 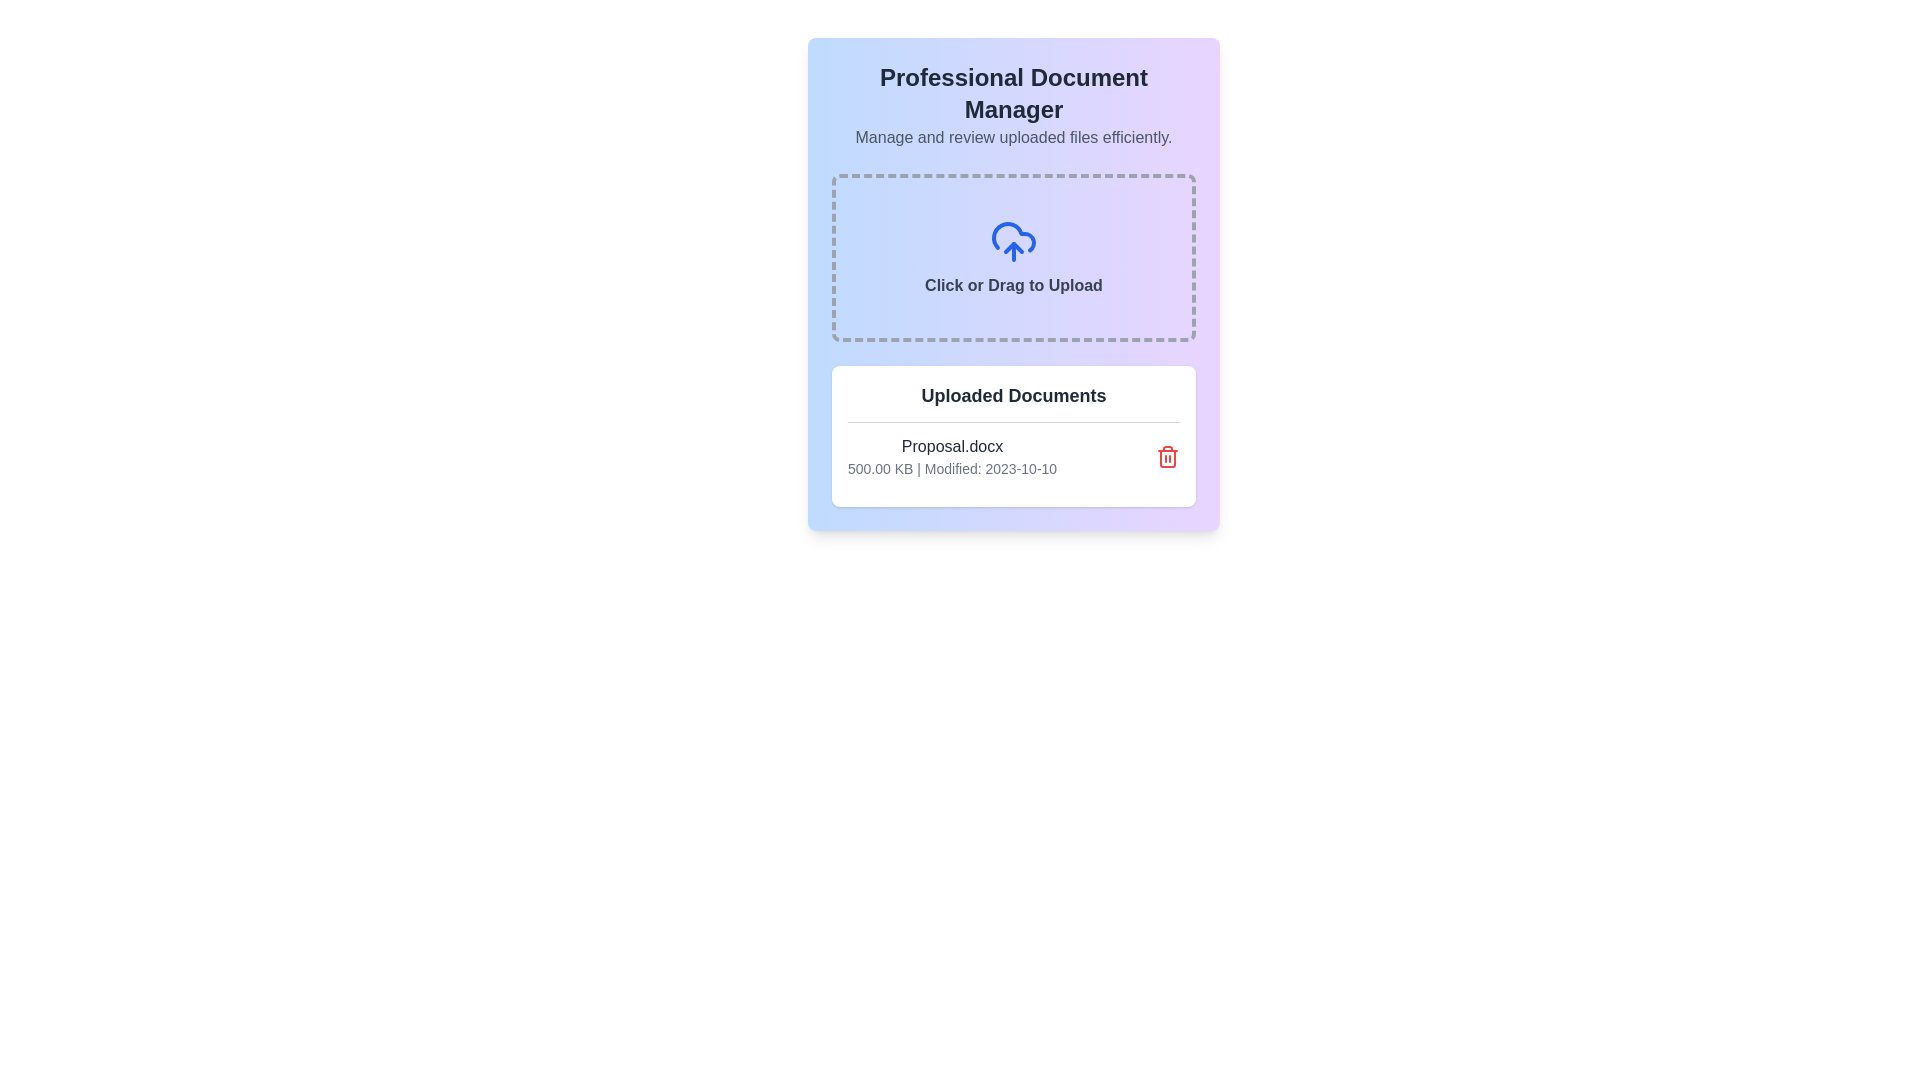 I want to click on text label that provides additional metadata about the document, including its file size and last modification date, located in the 'Uploaded Documents' section under 'Proposal.docx', so click(x=951, y=469).